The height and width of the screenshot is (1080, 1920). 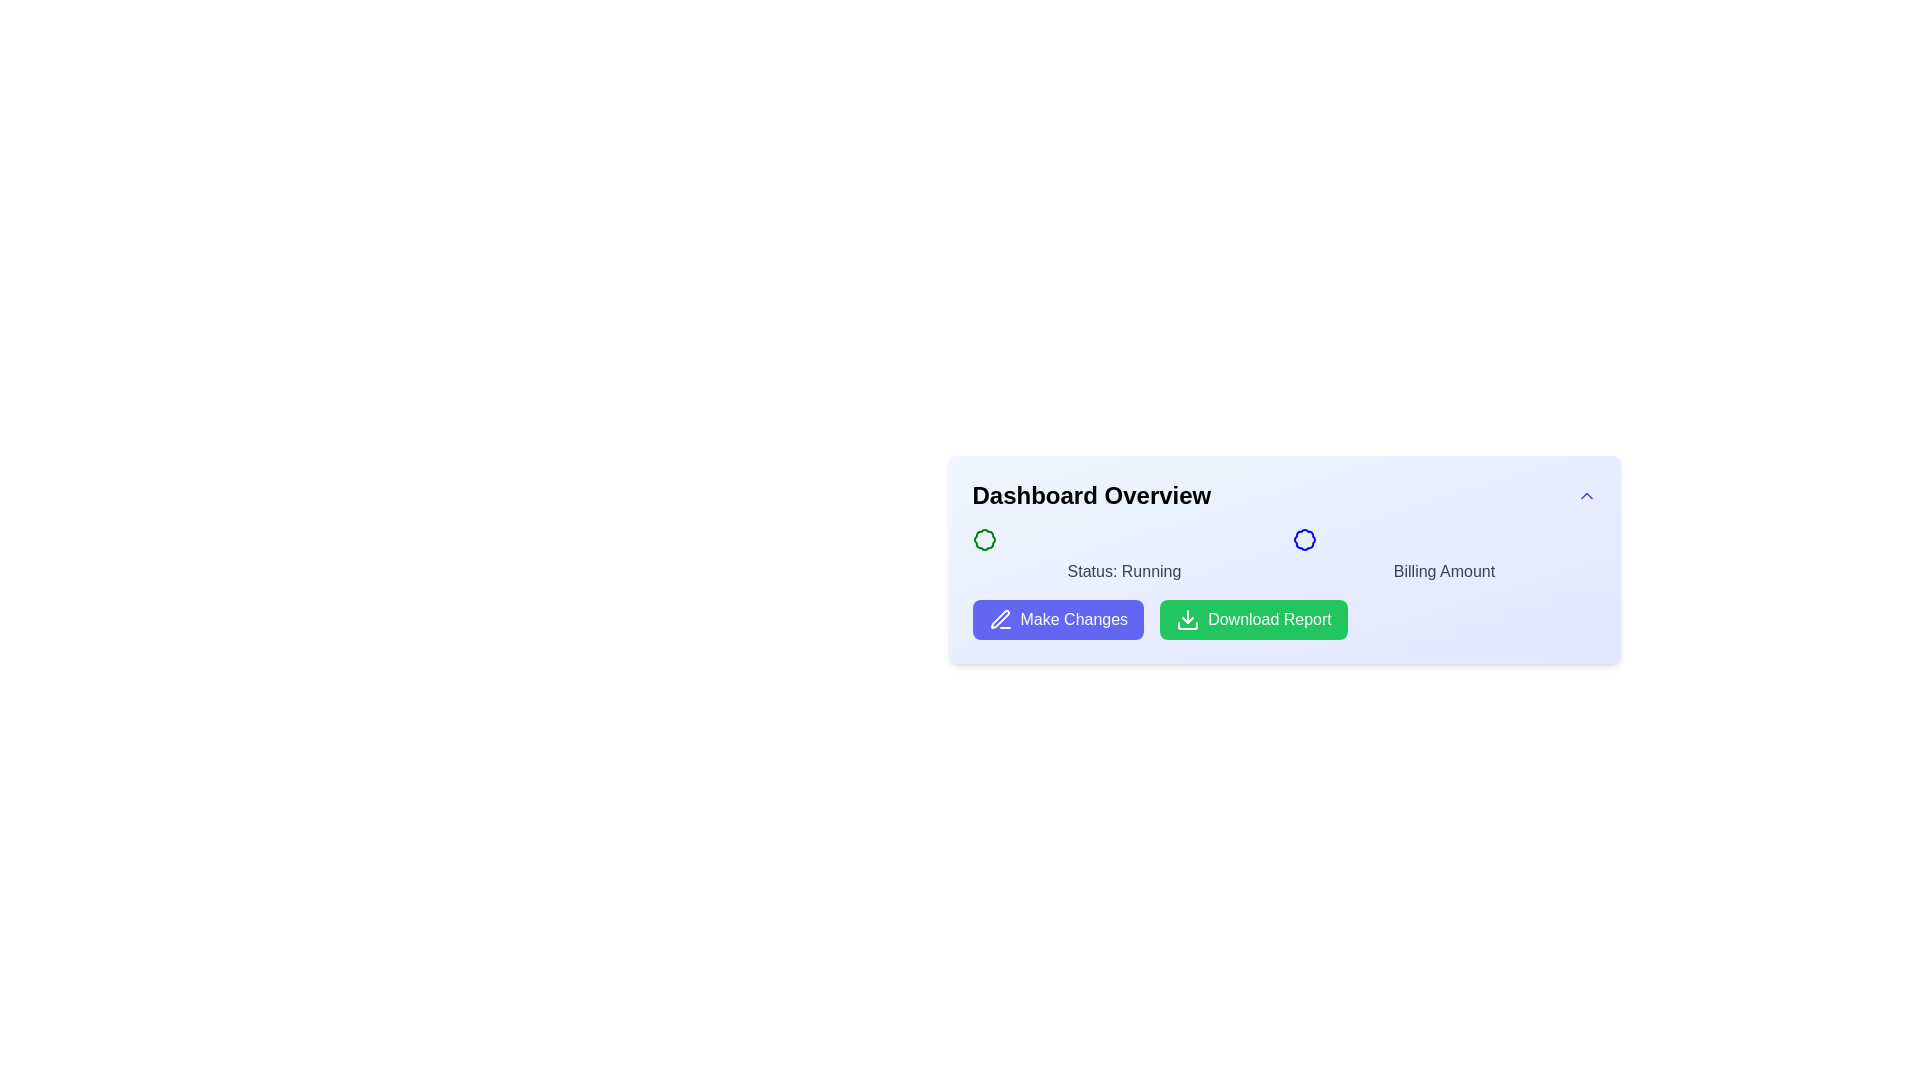 I want to click on the upward-pointing chevron icon styled in indigo color located at the upper right corner of the 'Dashboard Overview' section, so click(x=1585, y=495).